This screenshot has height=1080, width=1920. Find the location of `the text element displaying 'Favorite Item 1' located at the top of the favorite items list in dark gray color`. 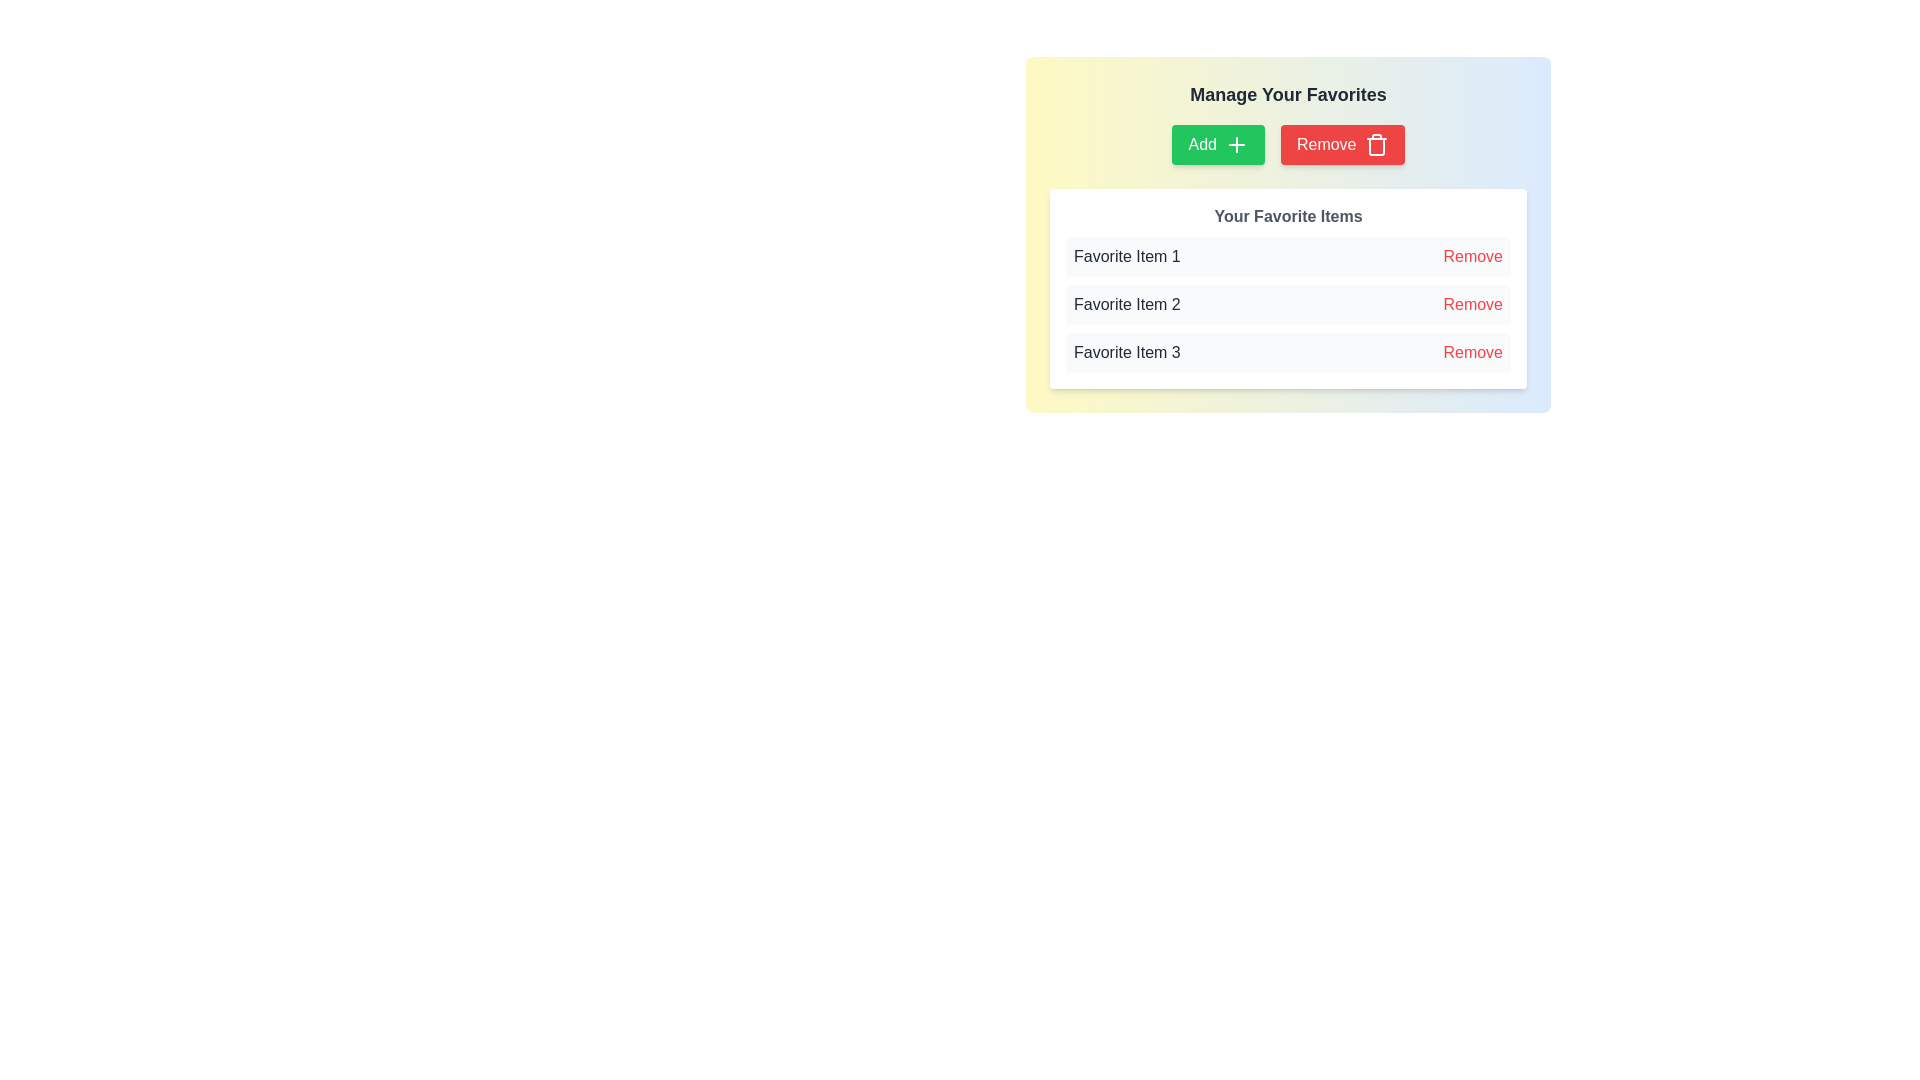

the text element displaying 'Favorite Item 1' located at the top of the favorite items list in dark gray color is located at coordinates (1127, 256).